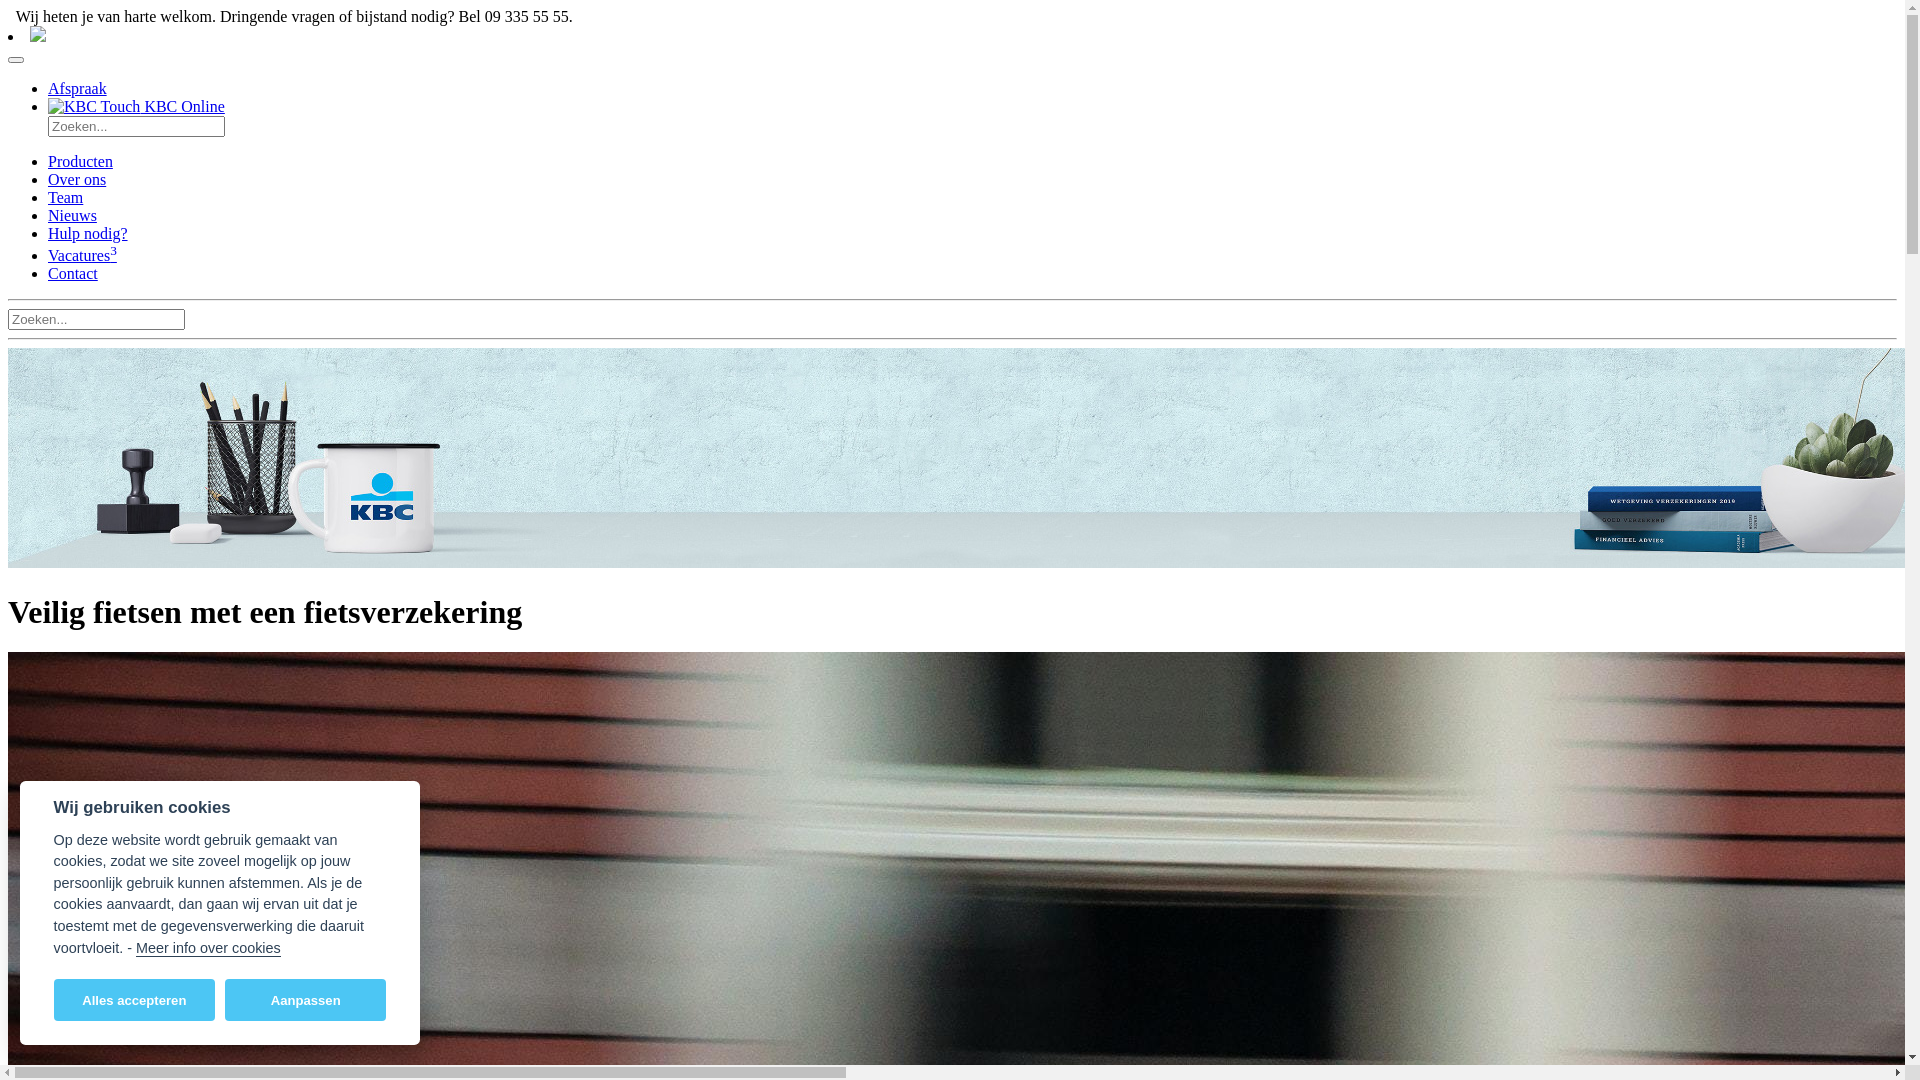  Describe the element at coordinates (48, 215) in the screenshot. I see `'Nieuws'` at that location.